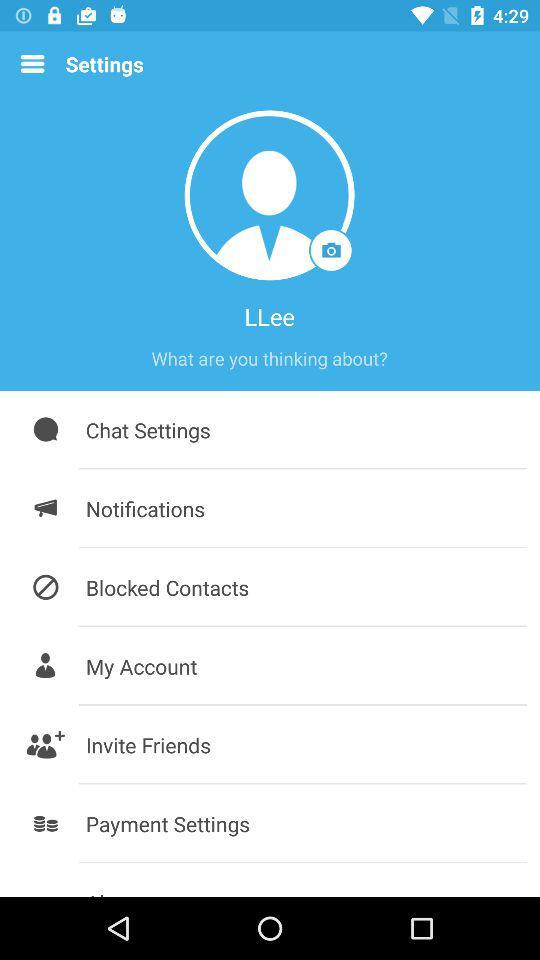 Image resolution: width=540 pixels, height=960 pixels. I want to click on about me, so click(269, 358).